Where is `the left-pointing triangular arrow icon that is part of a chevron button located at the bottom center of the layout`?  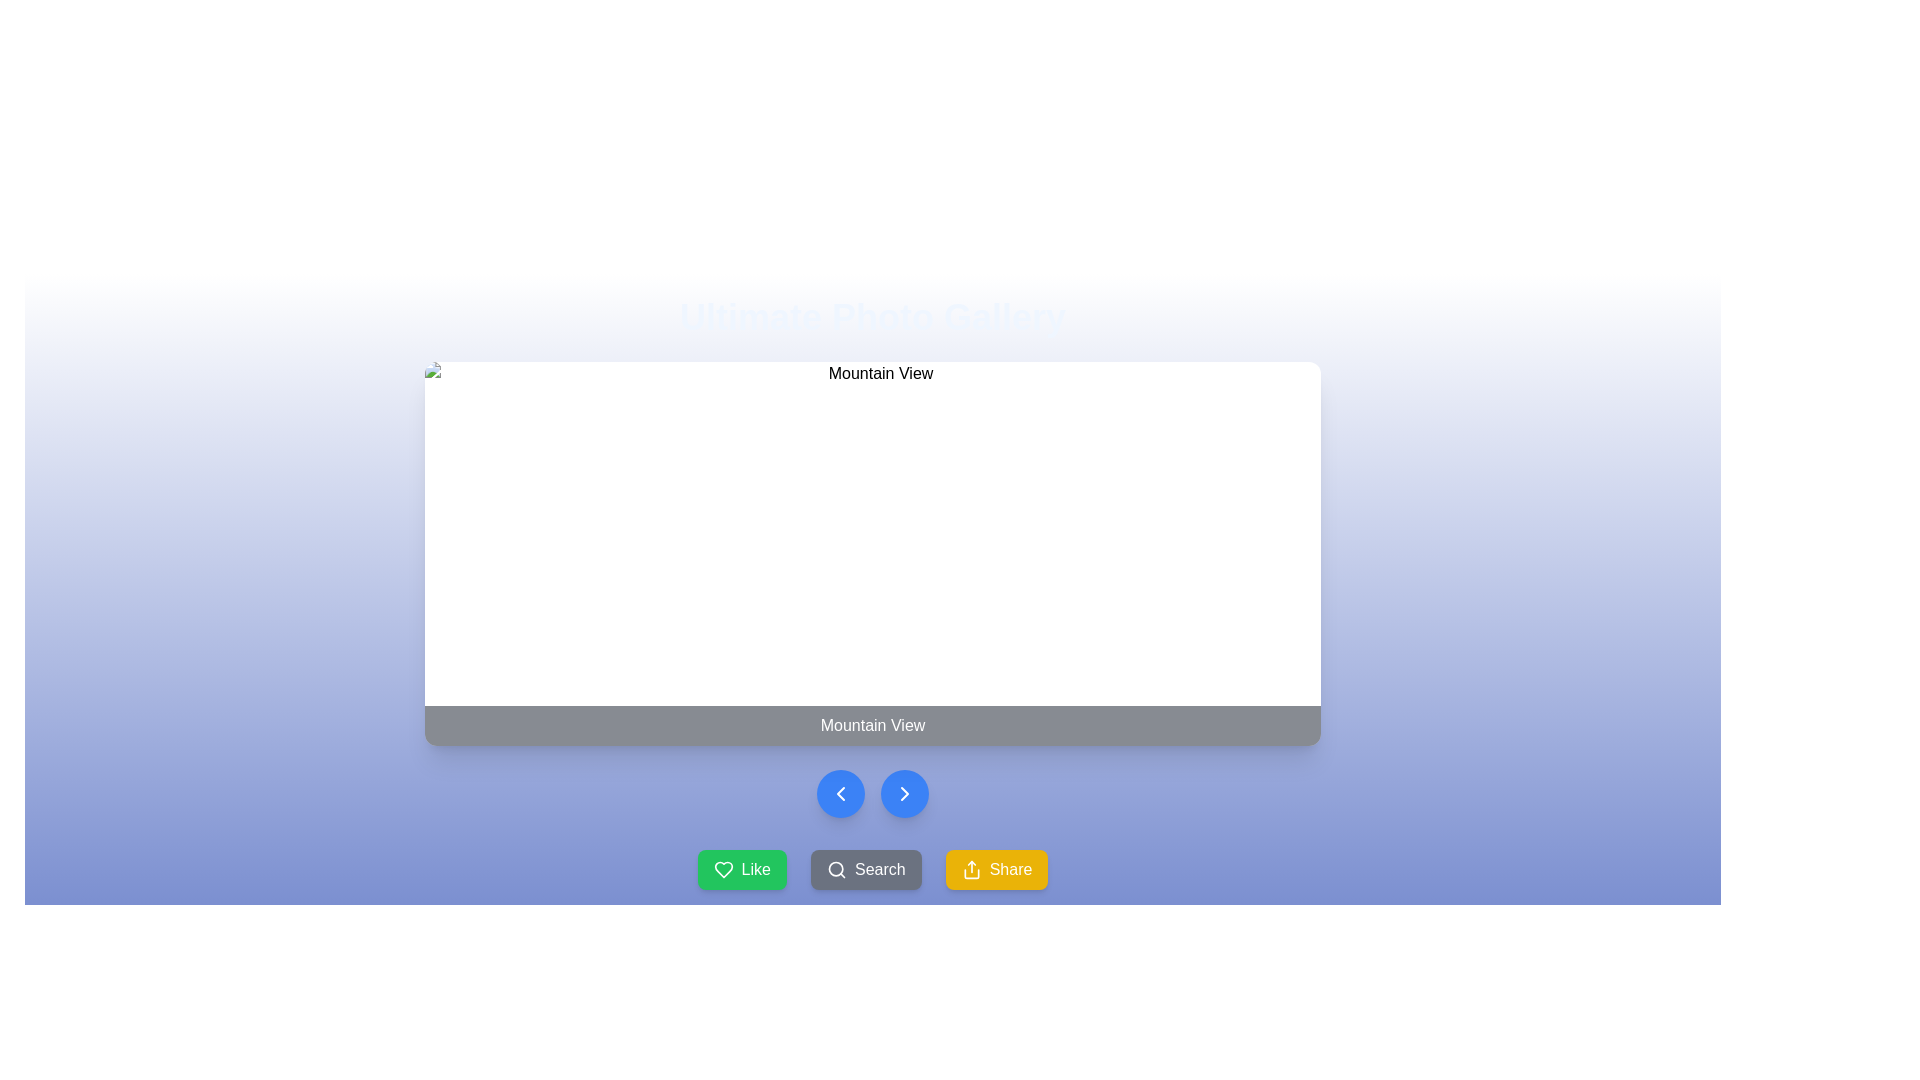
the left-pointing triangular arrow icon that is part of a chevron button located at the bottom center of the layout is located at coordinates (840, 793).